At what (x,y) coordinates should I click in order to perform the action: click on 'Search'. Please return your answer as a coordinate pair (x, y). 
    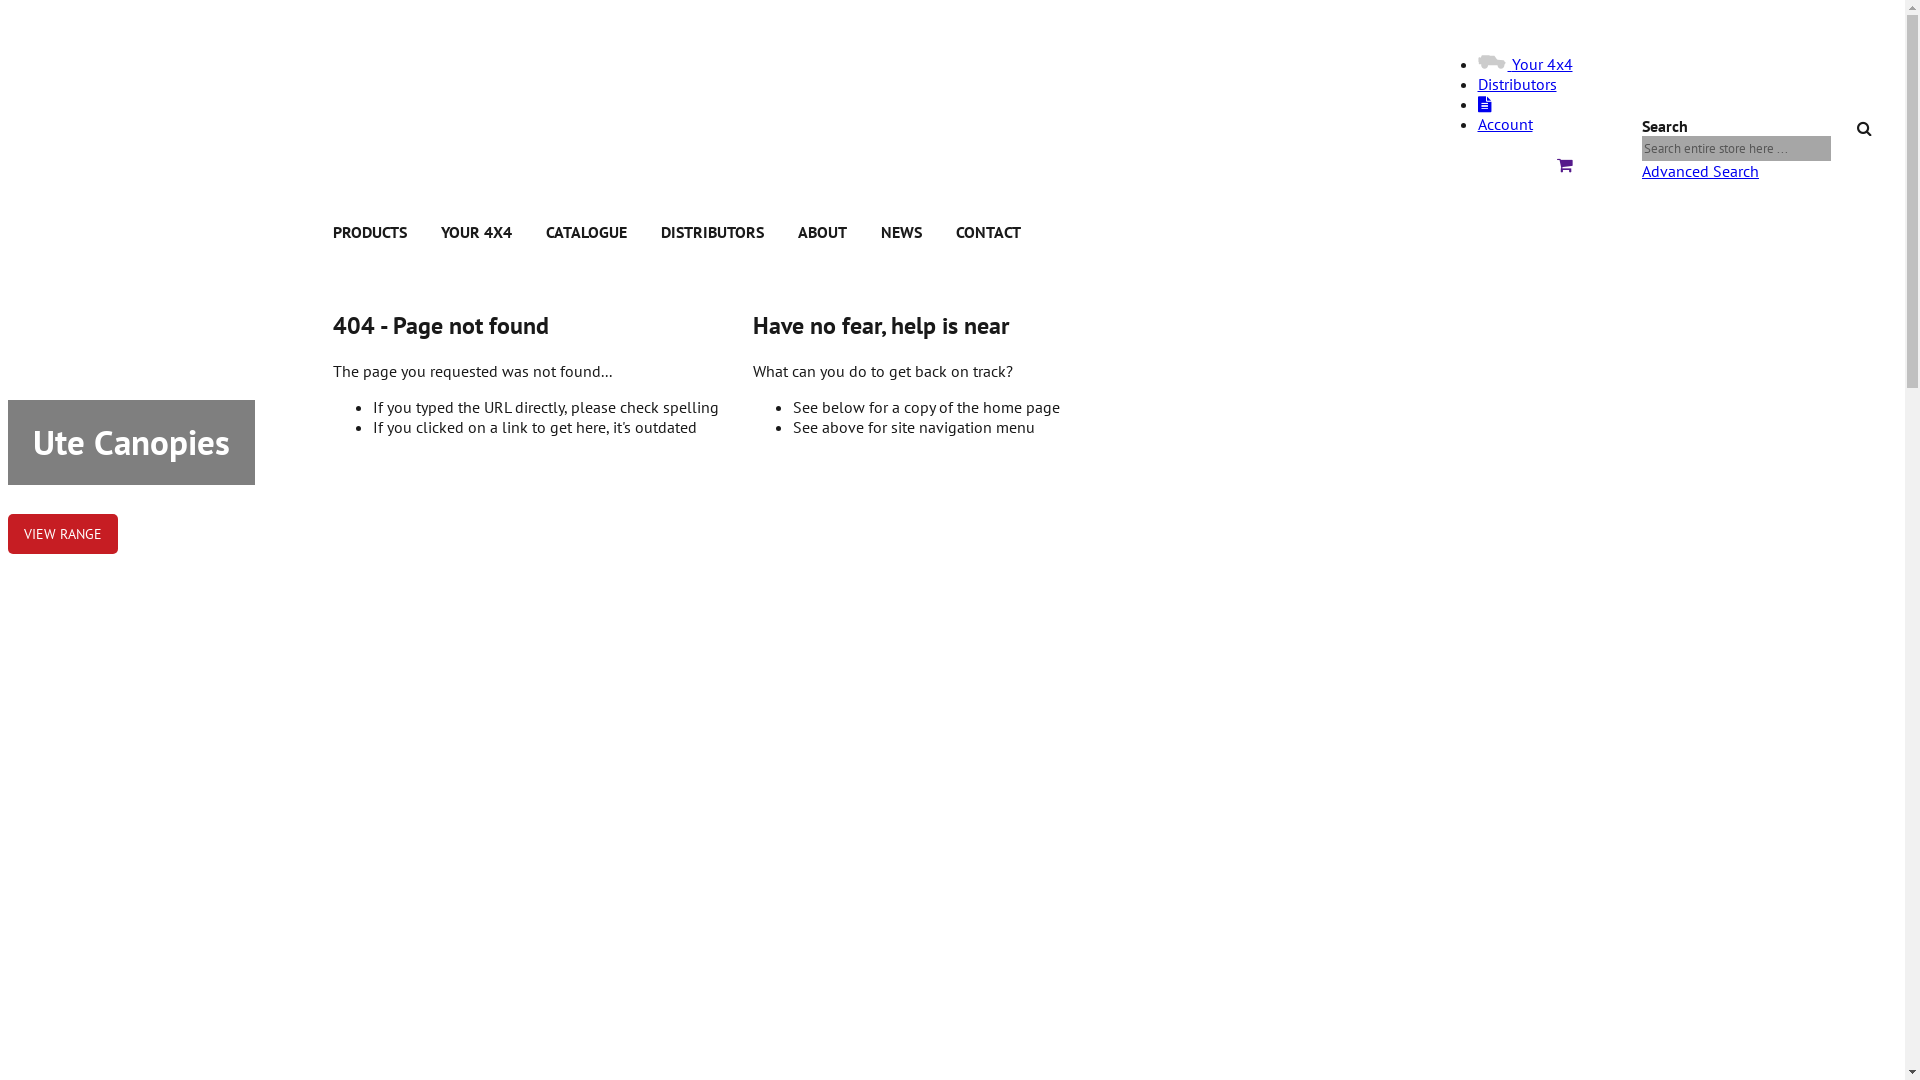
    Looking at the image, I should click on (1868, 123).